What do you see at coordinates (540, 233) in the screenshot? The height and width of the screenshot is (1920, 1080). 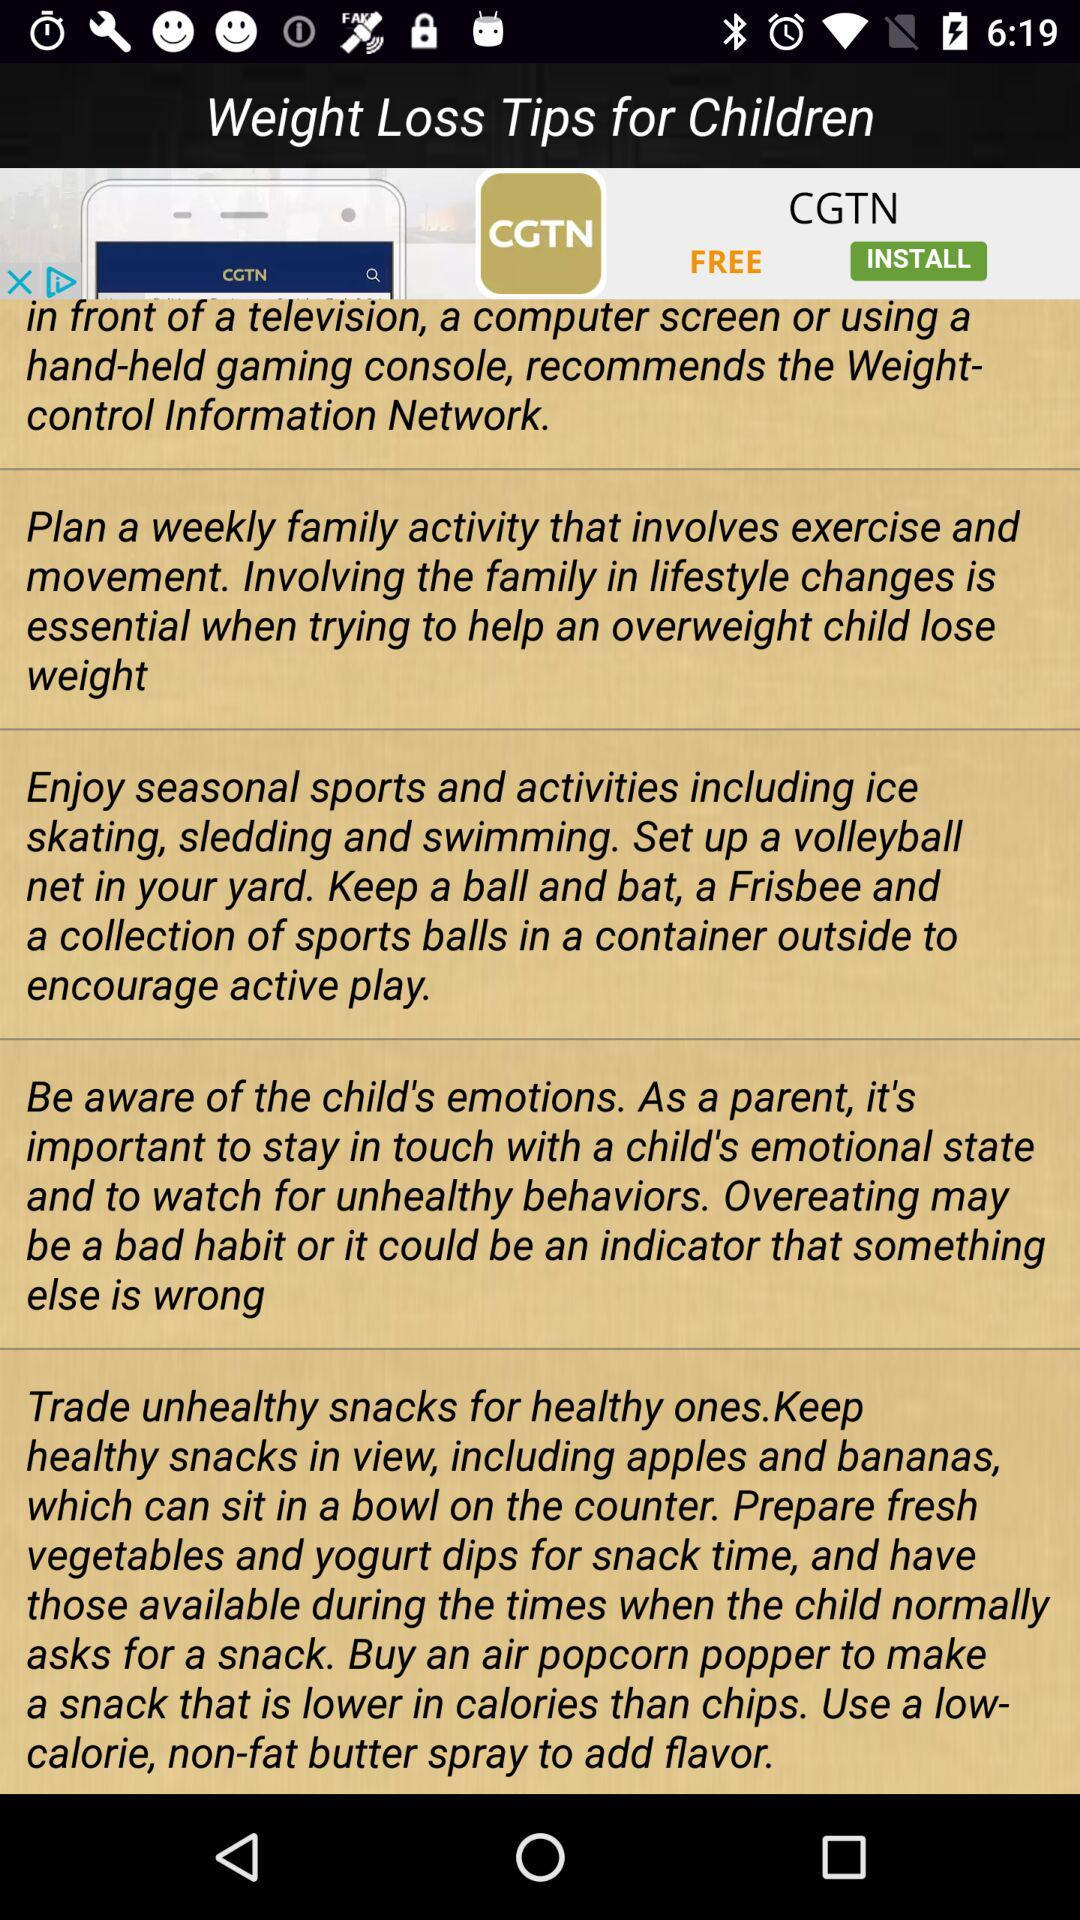 I see `advertisement` at bounding box center [540, 233].